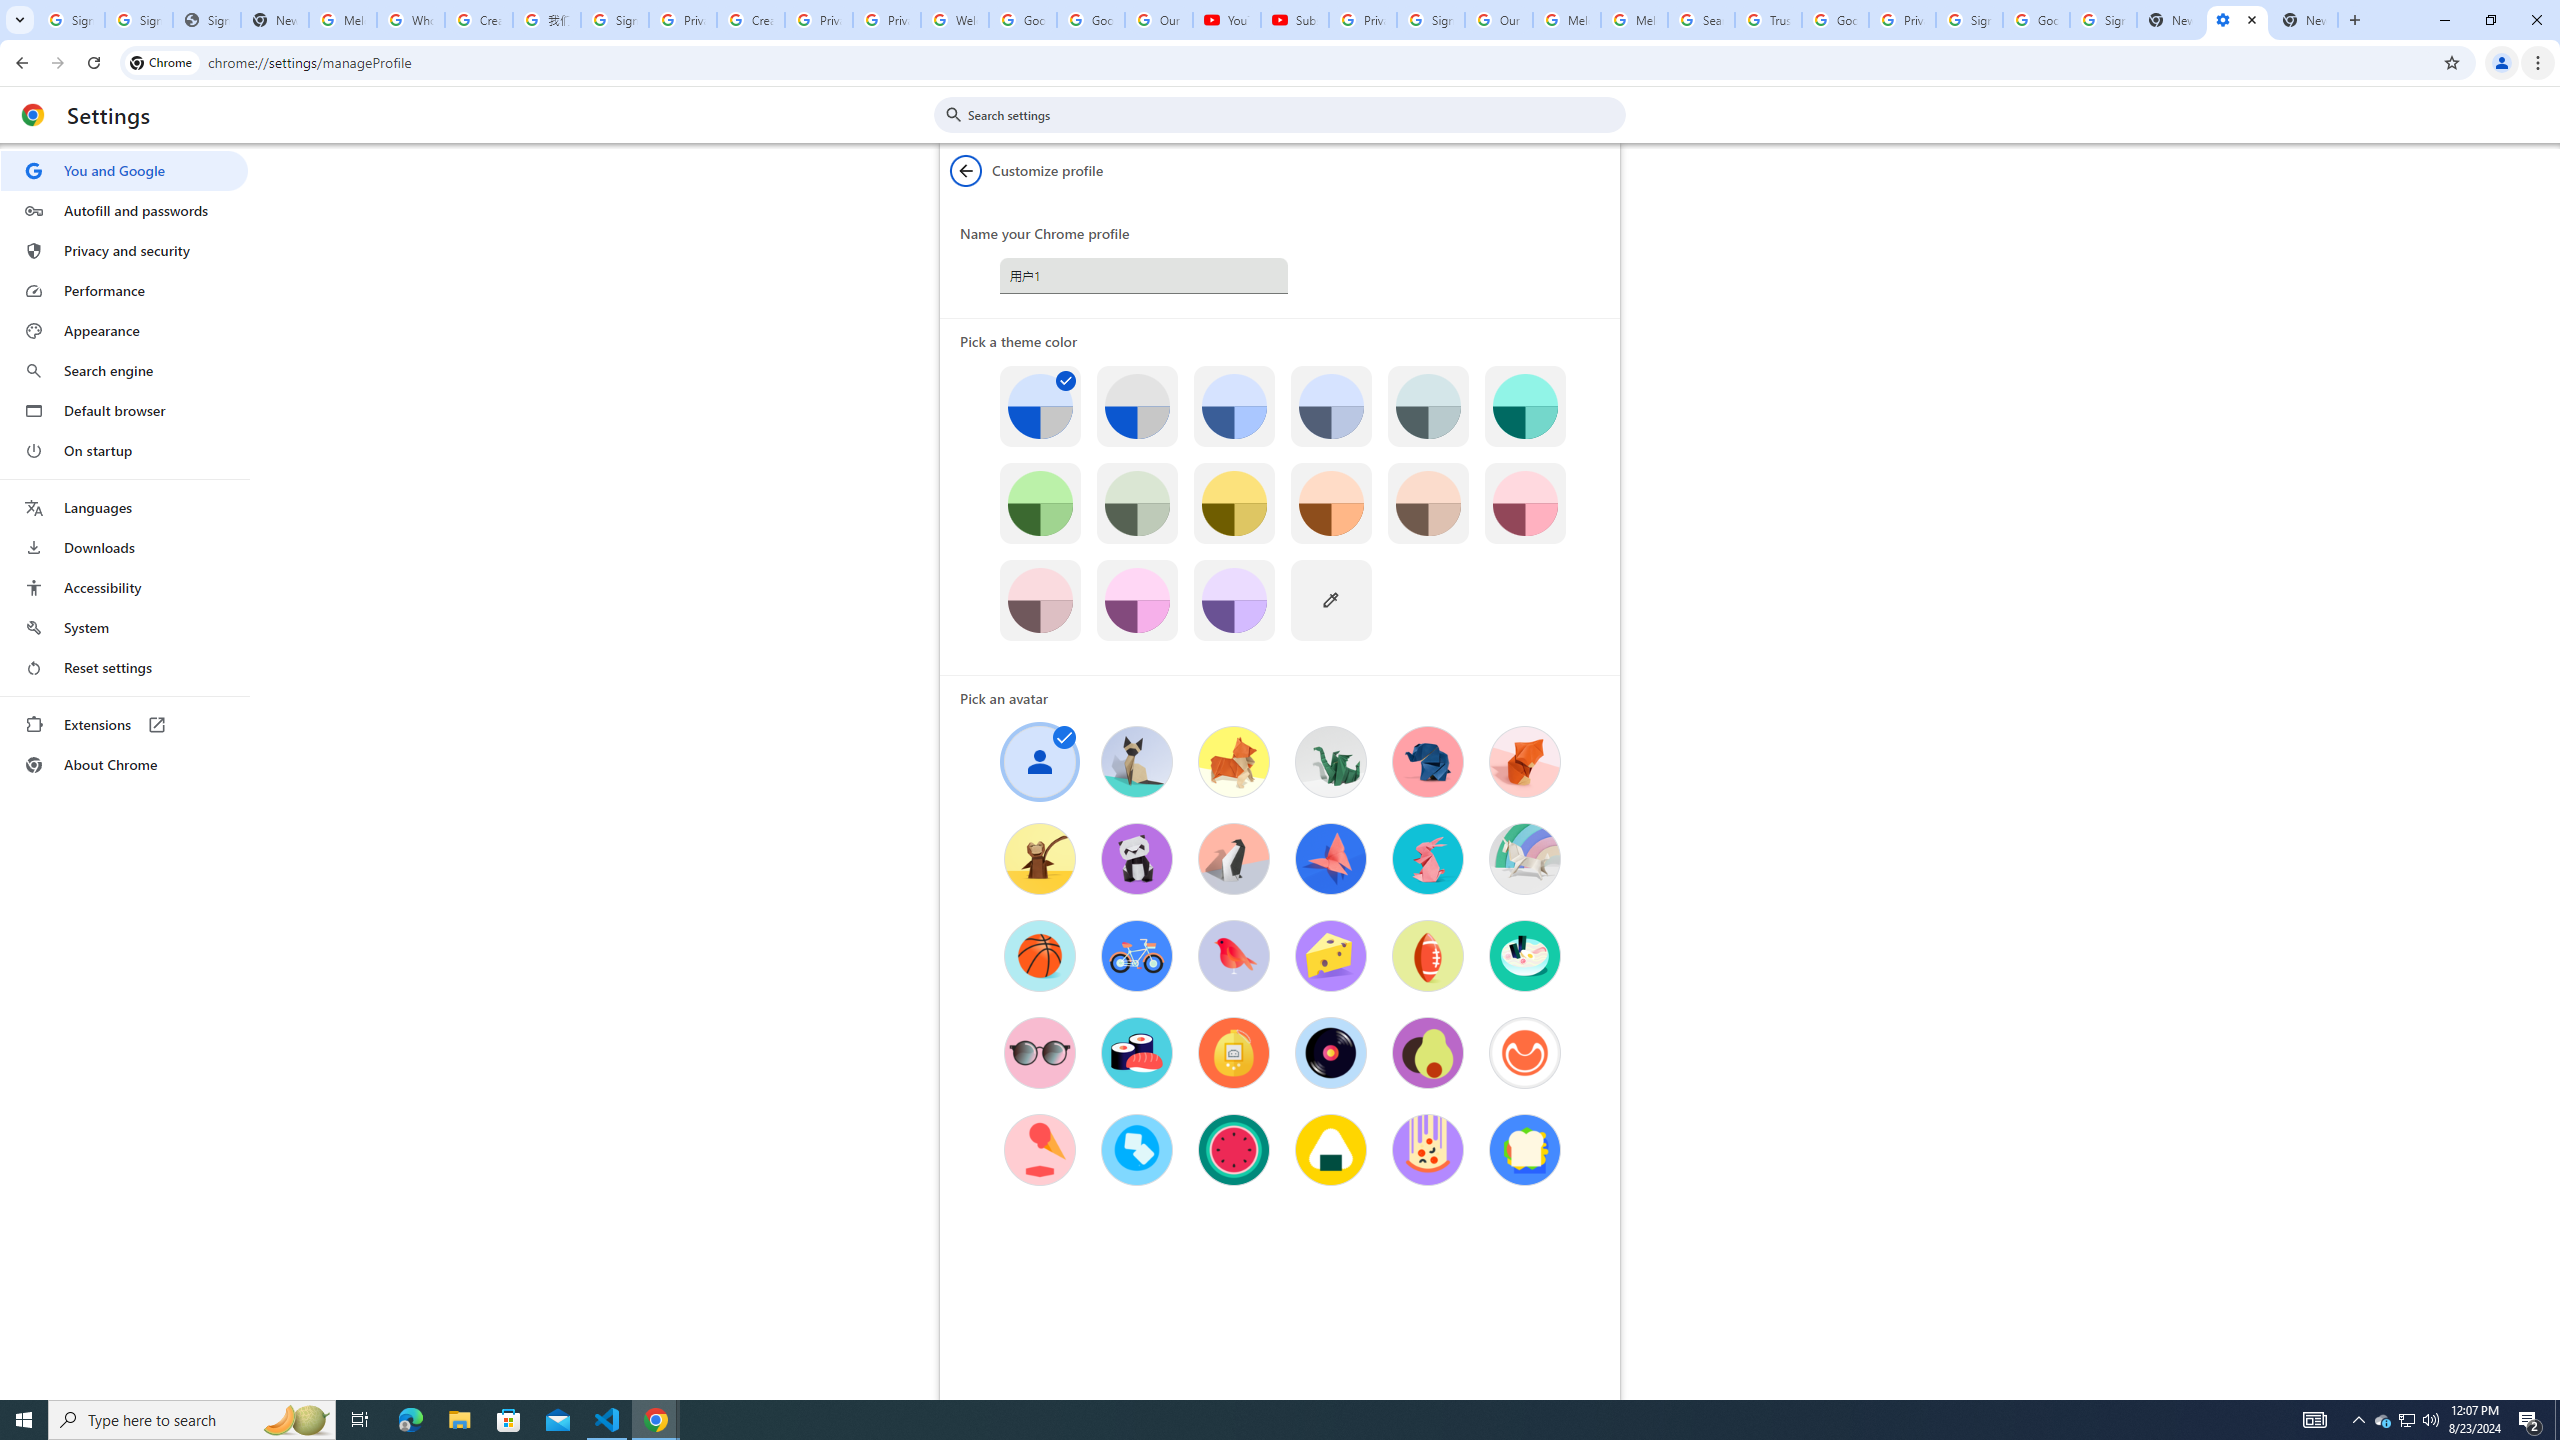 Image resolution: width=2560 pixels, height=1440 pixels. I want to click on 'Reset settings', so click(123, 667).